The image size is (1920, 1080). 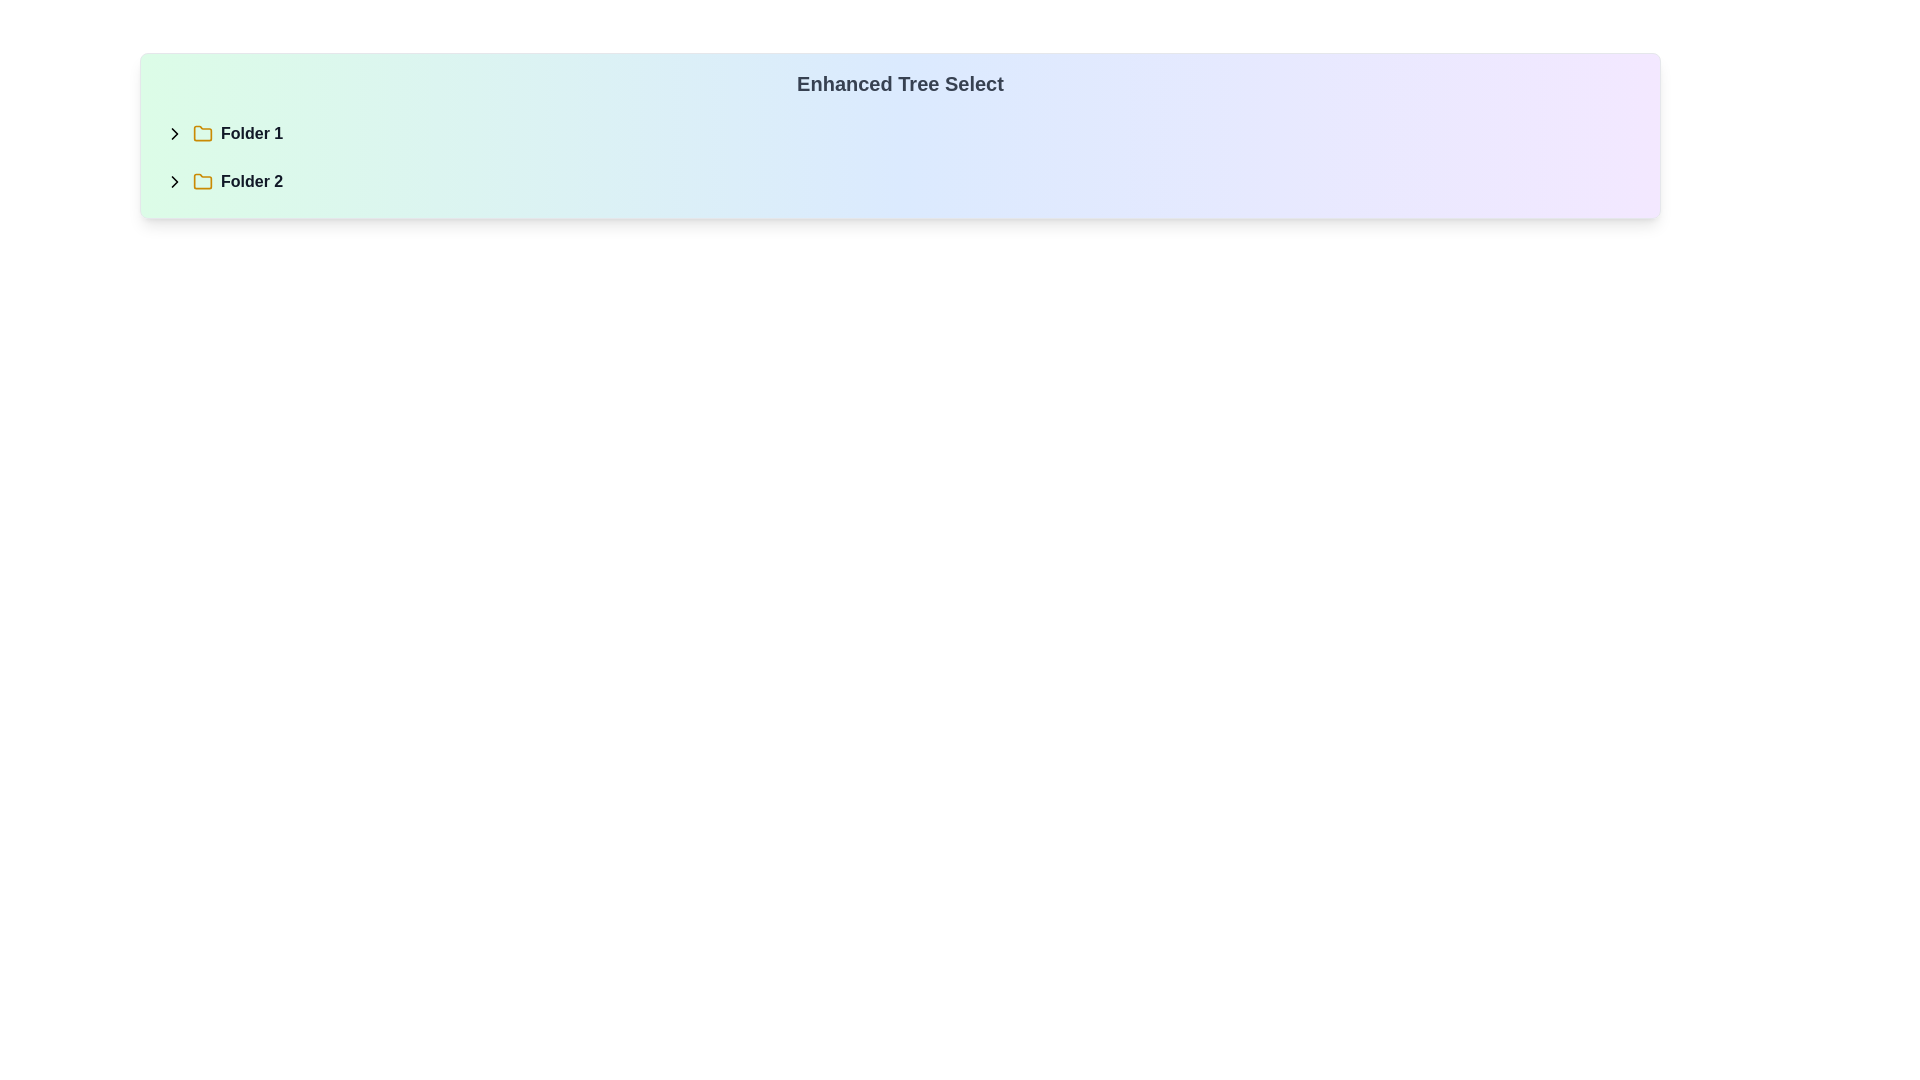 I want to click on the Chevron expand/collapse toggle button, which is a right-pointing chevron icon styled with a simple outline, located next to the yellow folder icon and the text 'Folder 1', so click(x=174, y=134).